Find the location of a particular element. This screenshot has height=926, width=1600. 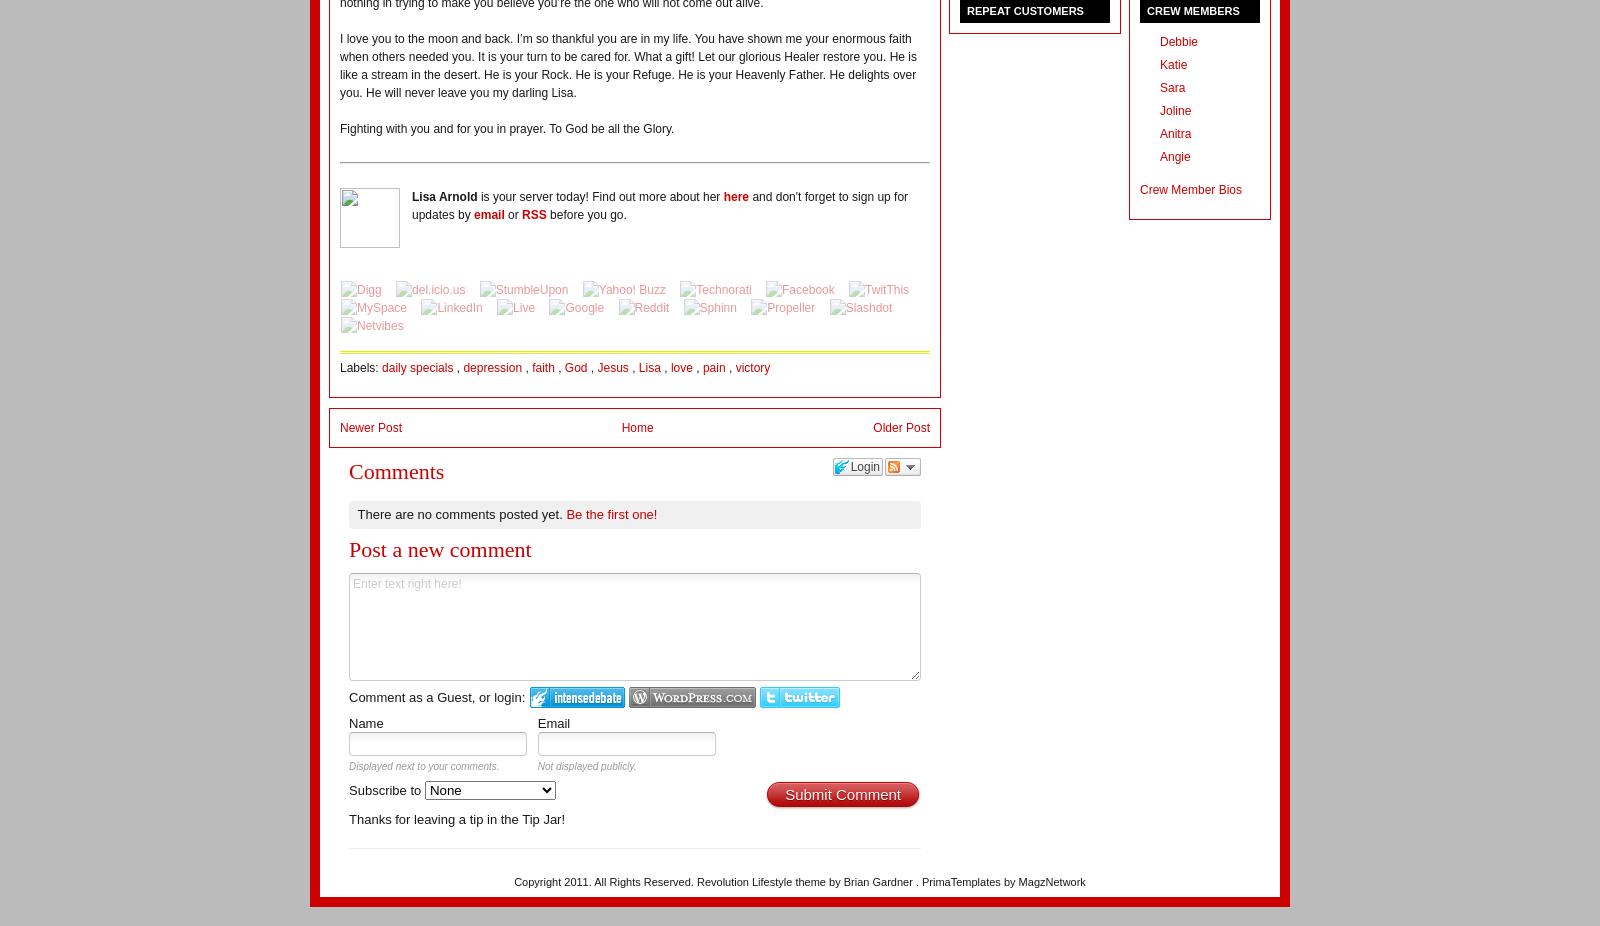

'Name' is located at coordinates (366, 722).